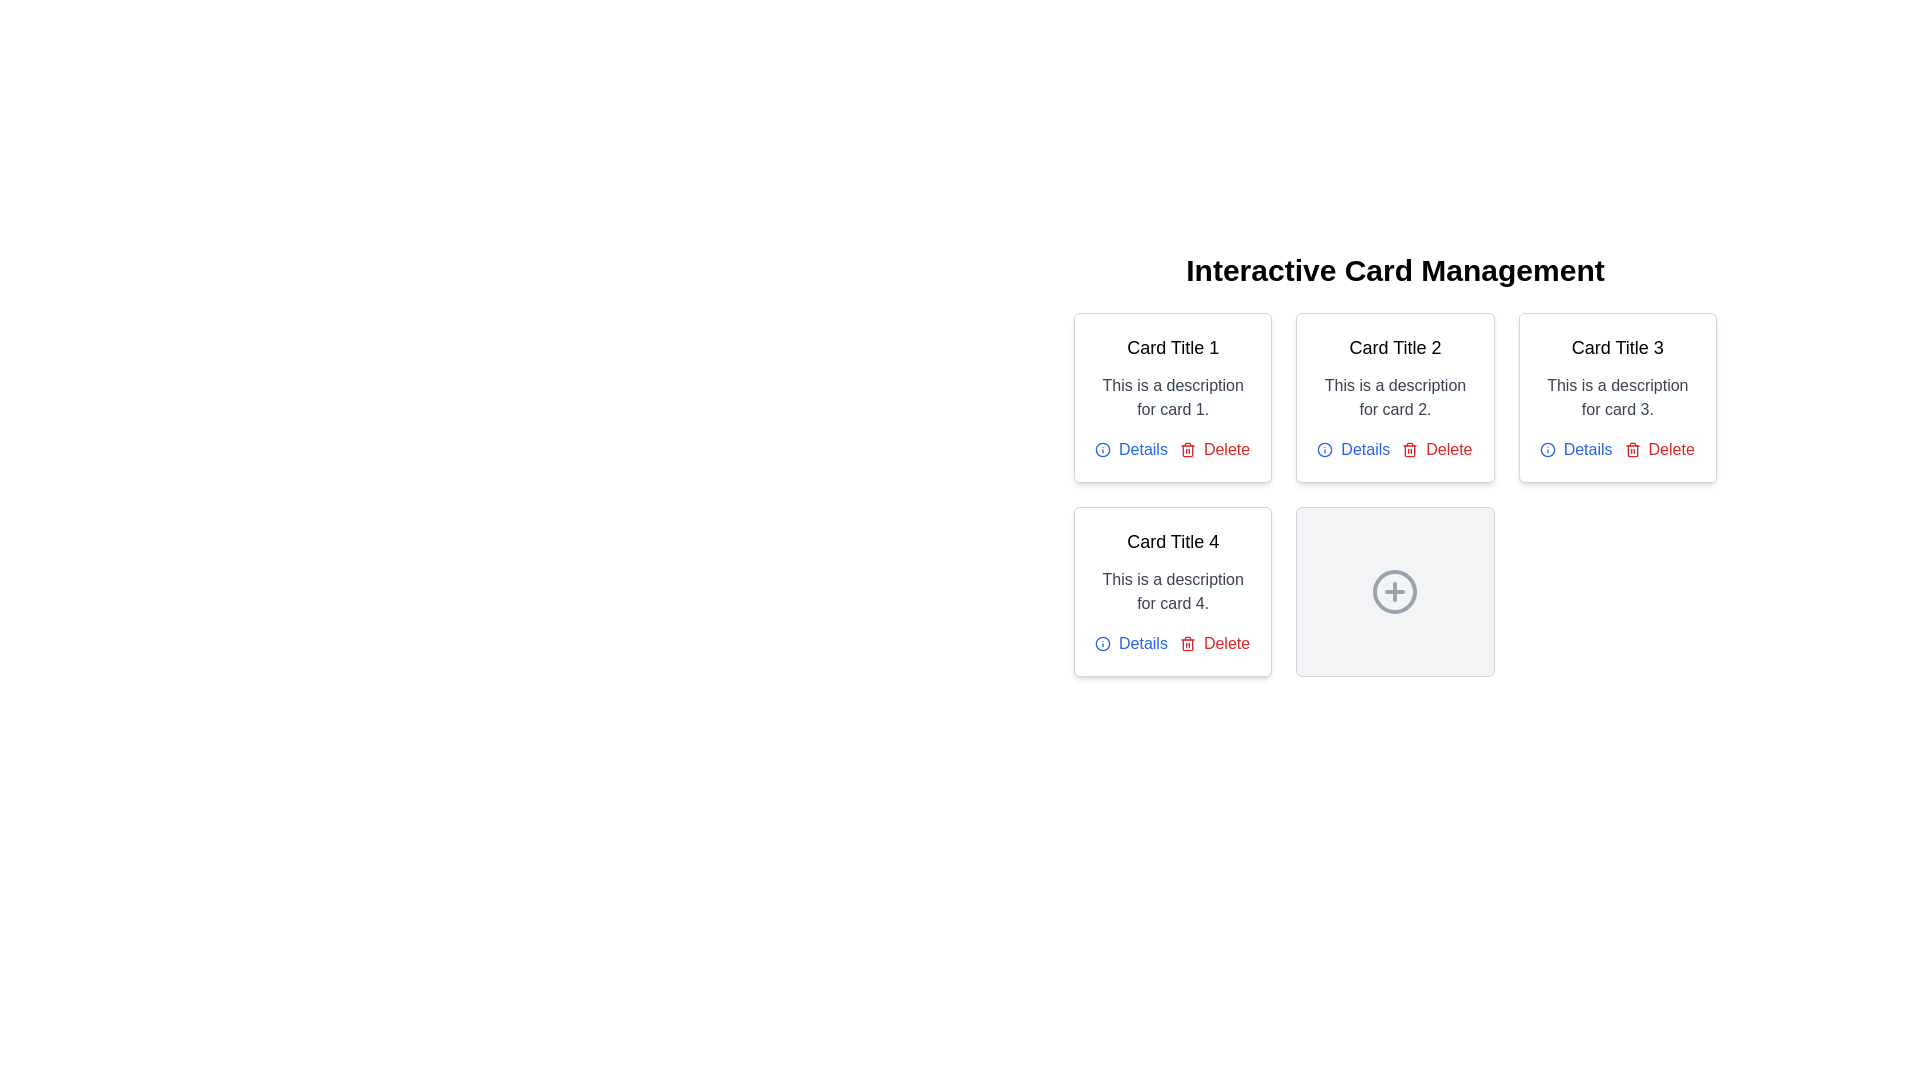 Image resolution: width=1920 pixels, height=1080 pixels. I want to click on the red trash bin icon located within the 'Delete' button under 'Card Title 3', so click(1632, 450).